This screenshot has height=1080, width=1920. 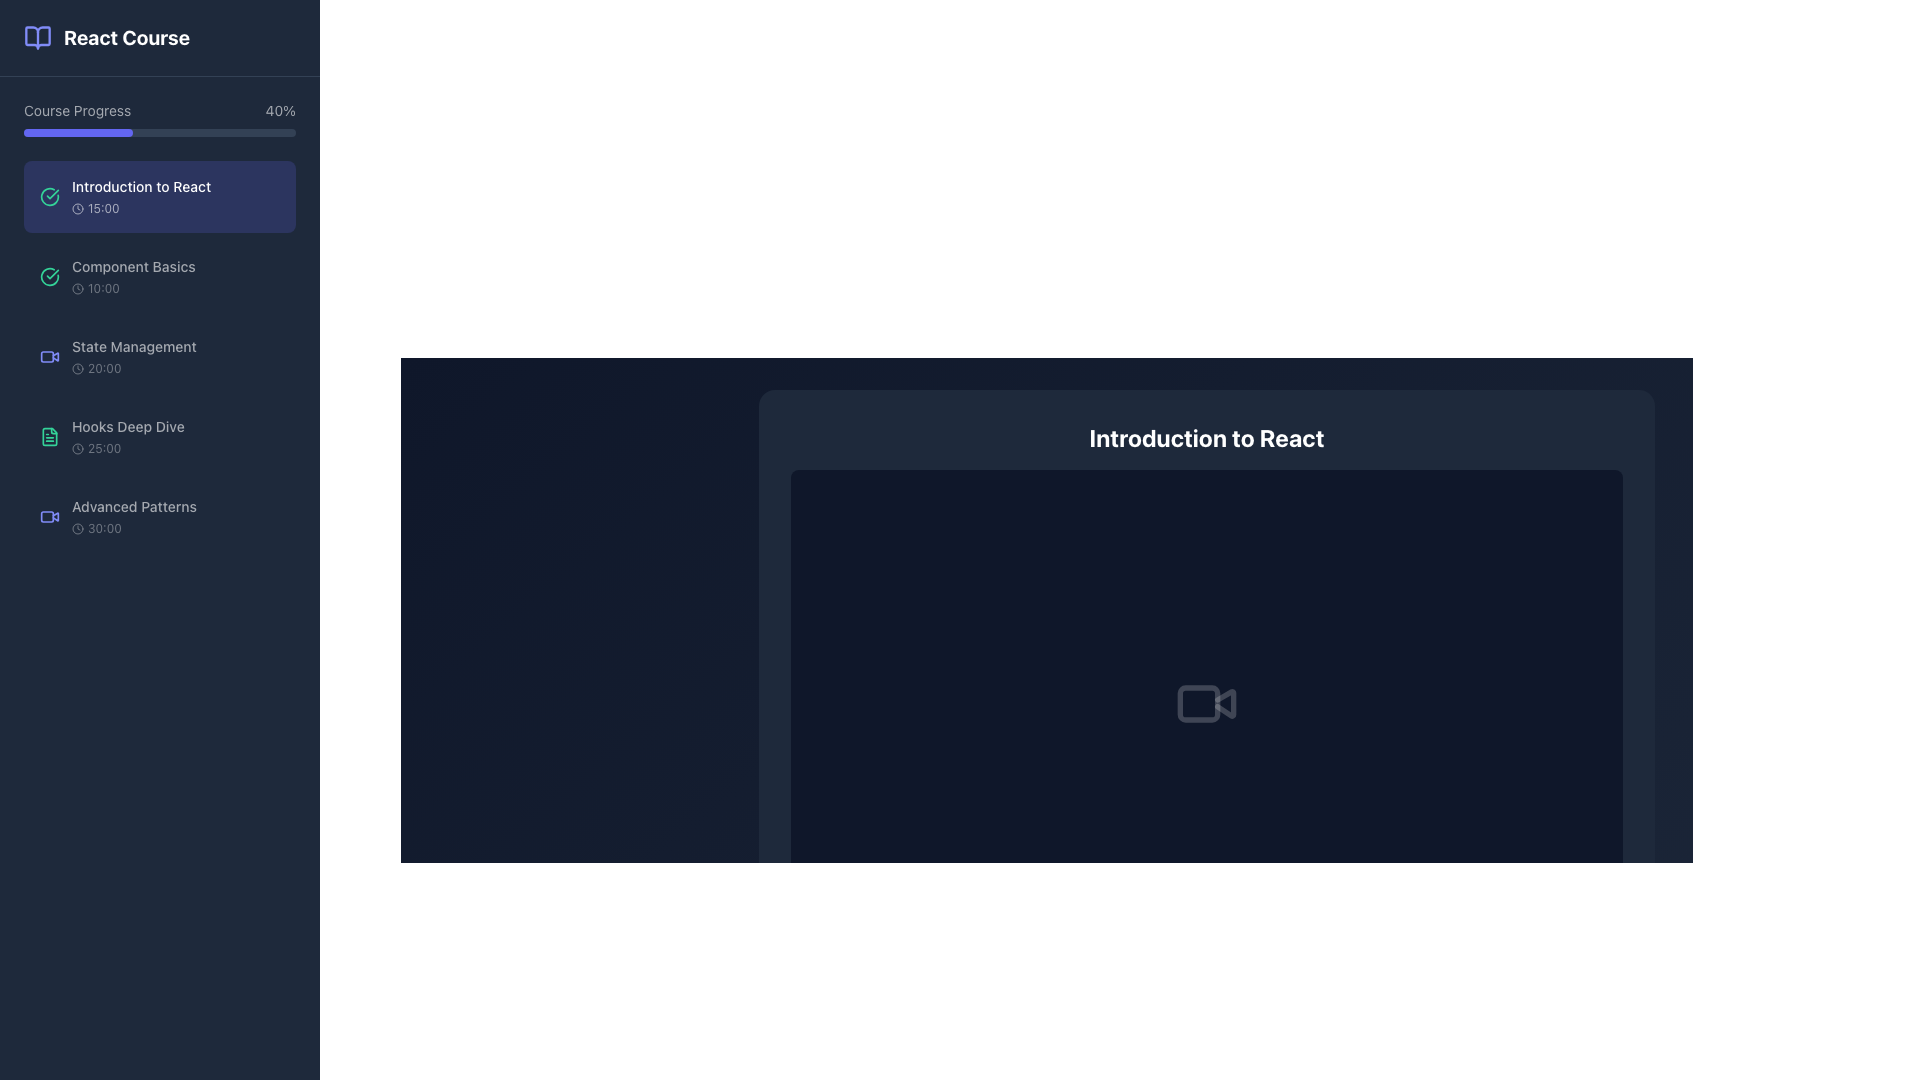 What do you see at coordinates (176, 277) in the screenshot?
I see `the 'Component Basics' text label with a clock icon located in the left sidebar` at bounding box center [176, 277].